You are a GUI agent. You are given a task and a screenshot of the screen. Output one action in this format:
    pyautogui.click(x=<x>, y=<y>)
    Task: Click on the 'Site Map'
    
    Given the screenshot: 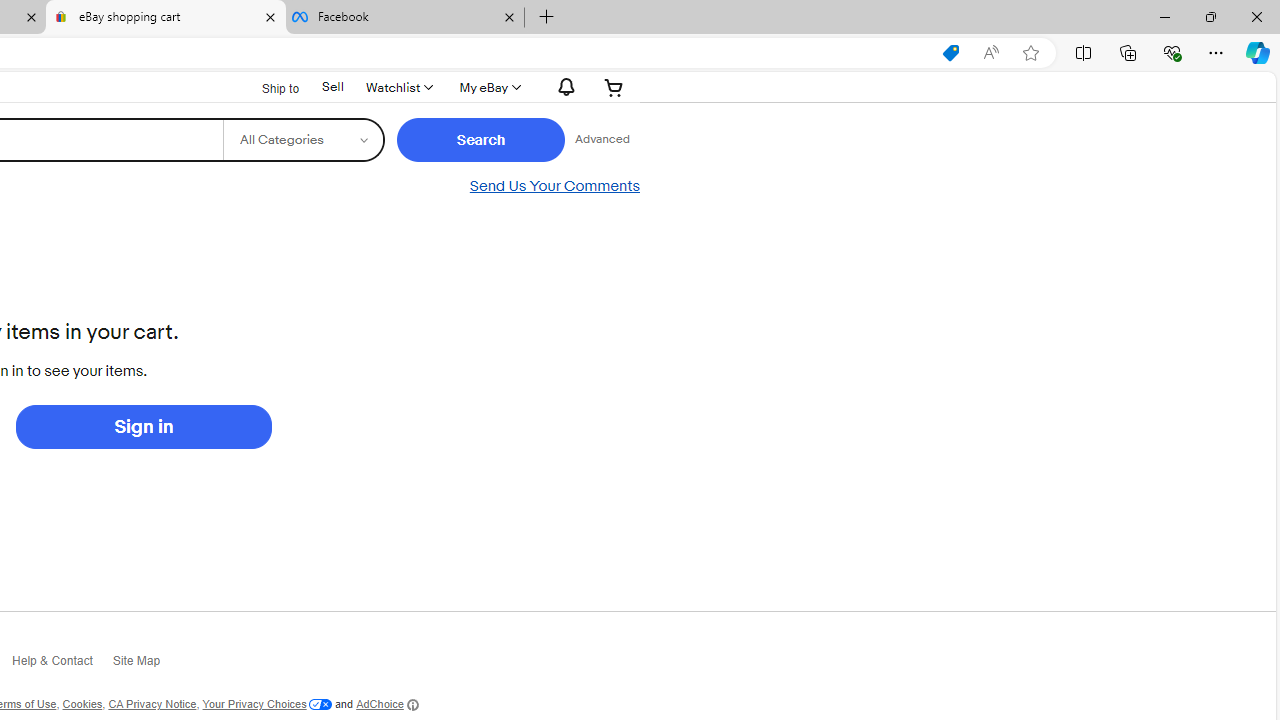 What is the action you would take?
    pyautogui.click(x=145, y=666)
    